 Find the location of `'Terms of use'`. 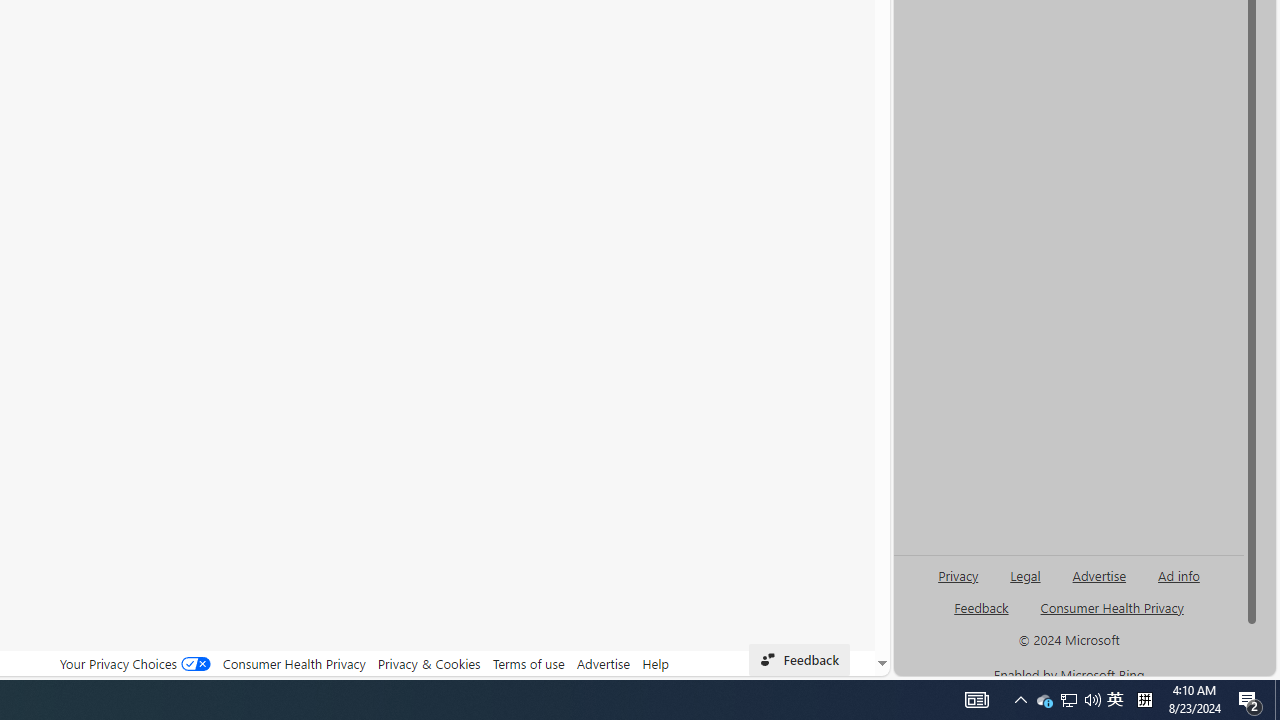

'Terms of use' is located at coordinates (528, 663).